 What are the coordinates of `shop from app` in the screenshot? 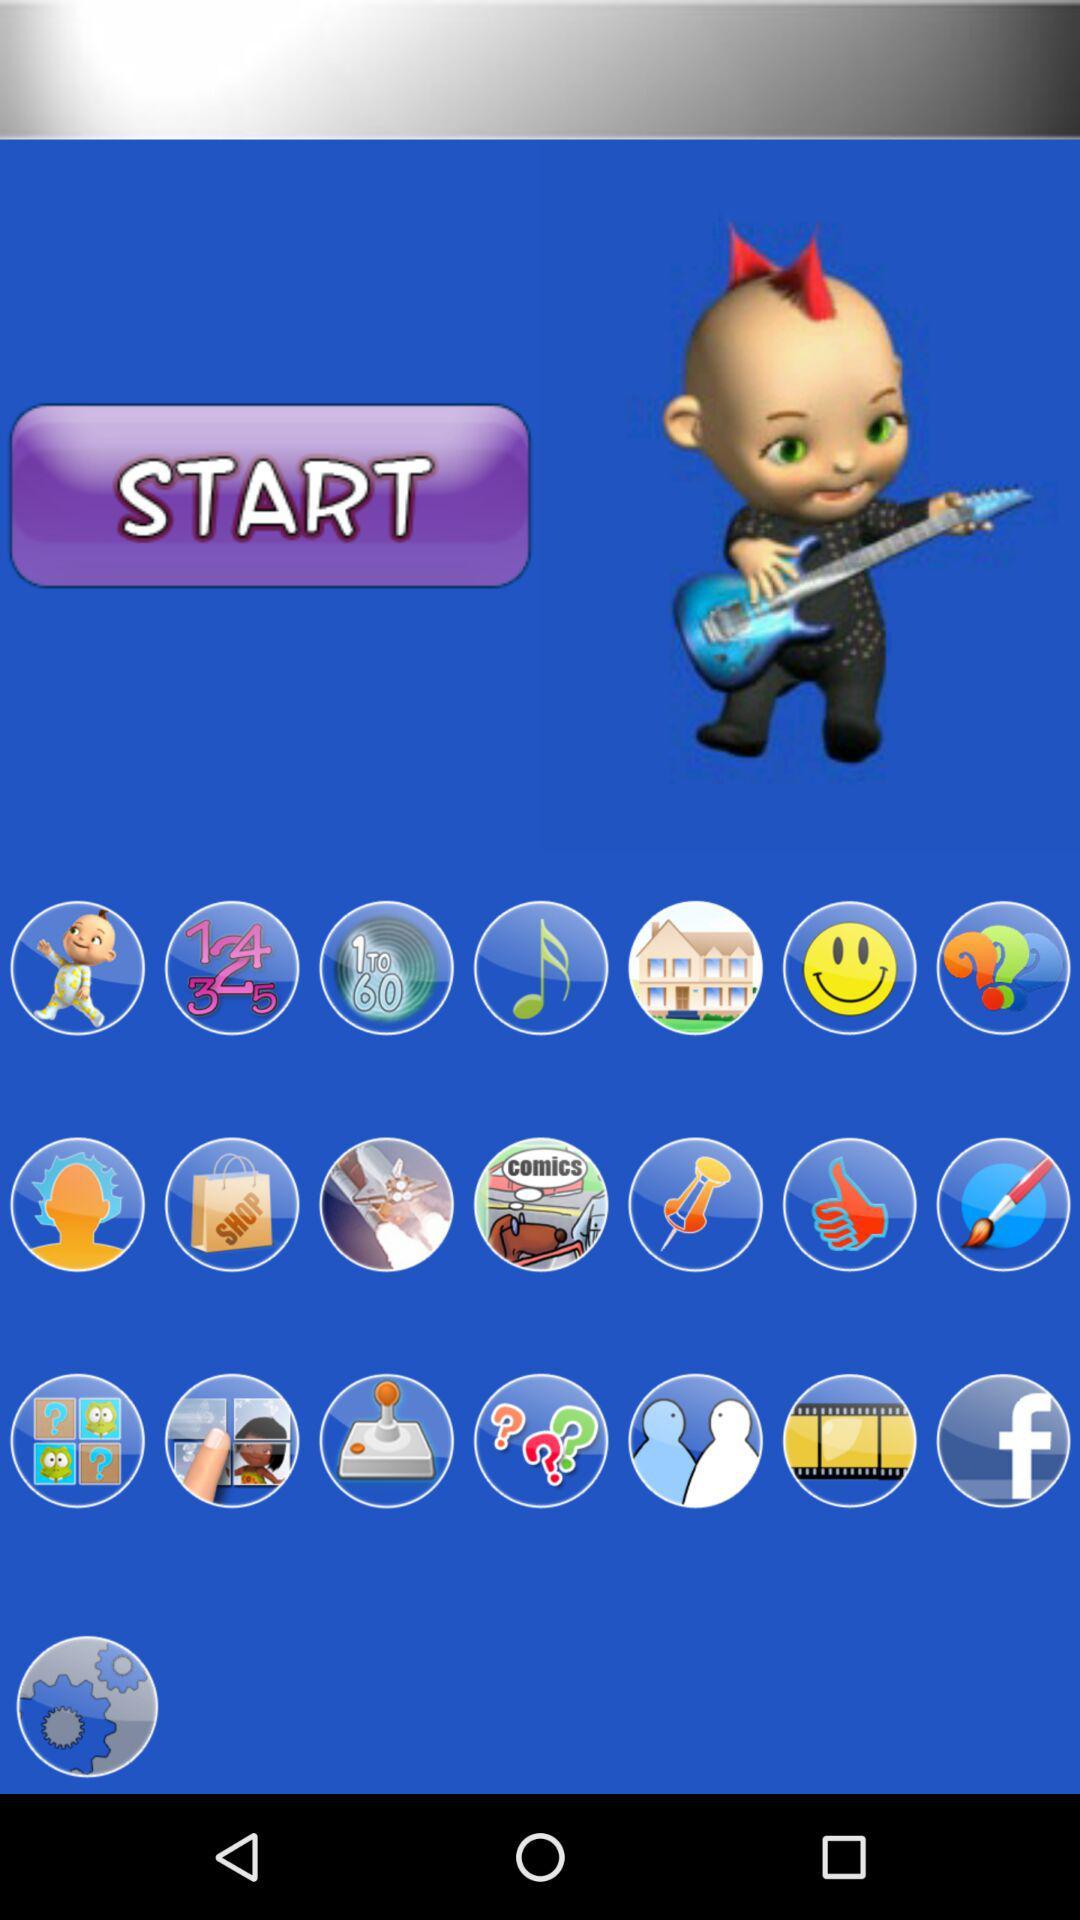 It's located at (230, 1203).